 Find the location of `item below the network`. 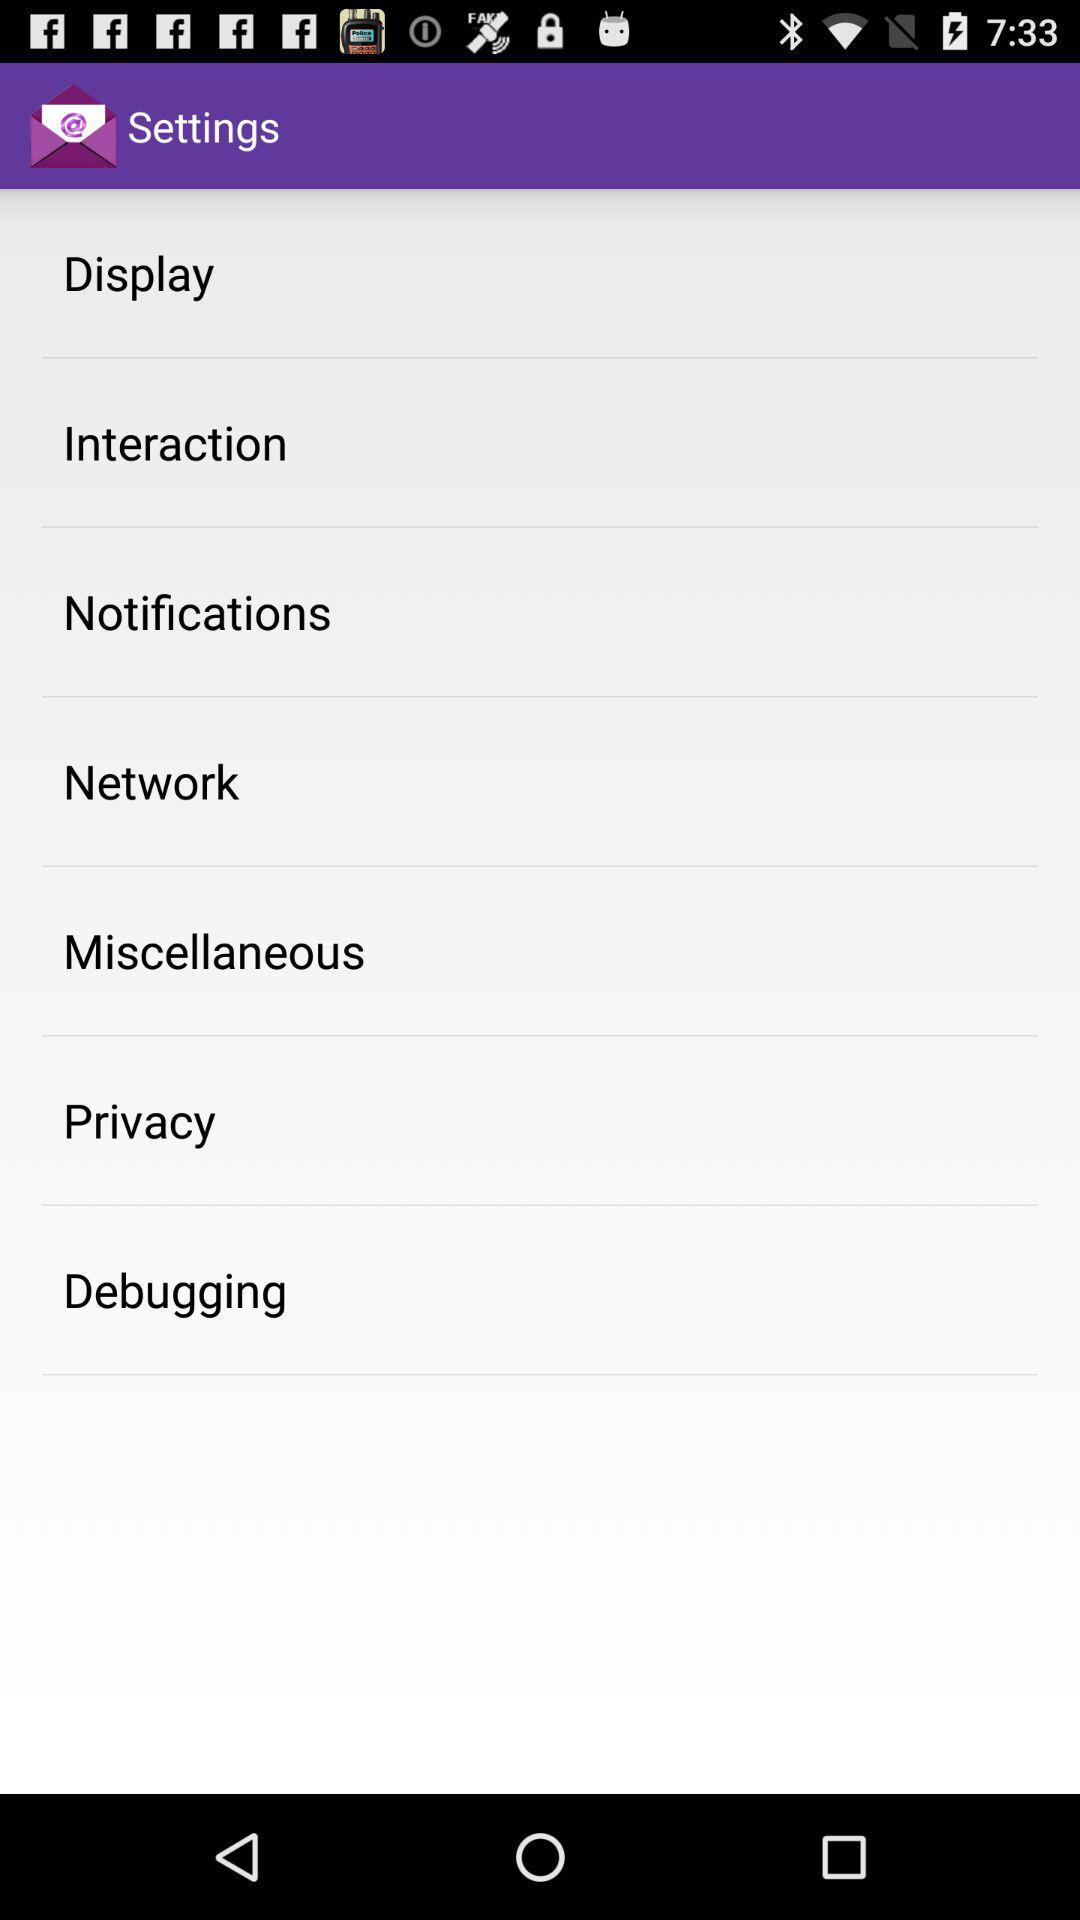

item below the network is located at coordinates (214, 949).